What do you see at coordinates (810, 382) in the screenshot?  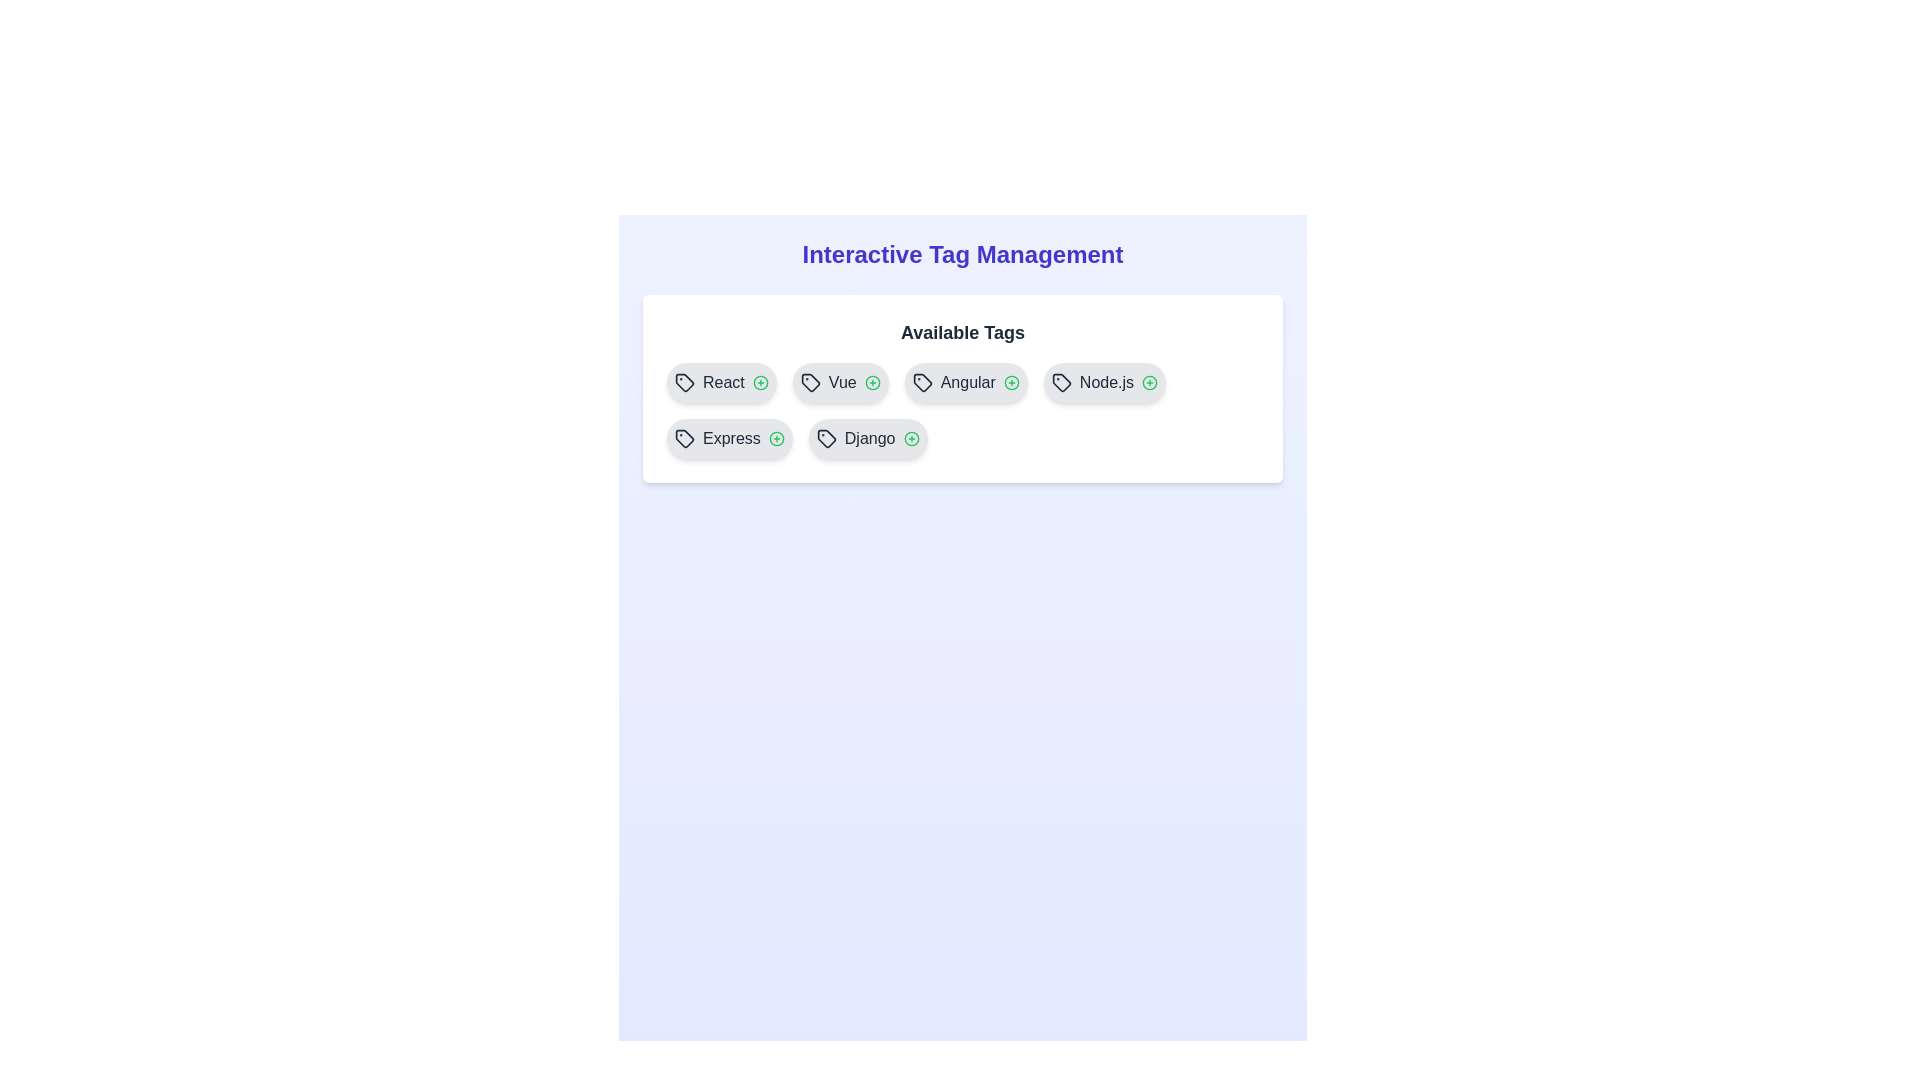 I see `the small graphical tag icon with a circular cutout, located within the 'Vue' tag item, the second tag in the top row of the 'Available Tags' section` at bounding box center [810, 382].